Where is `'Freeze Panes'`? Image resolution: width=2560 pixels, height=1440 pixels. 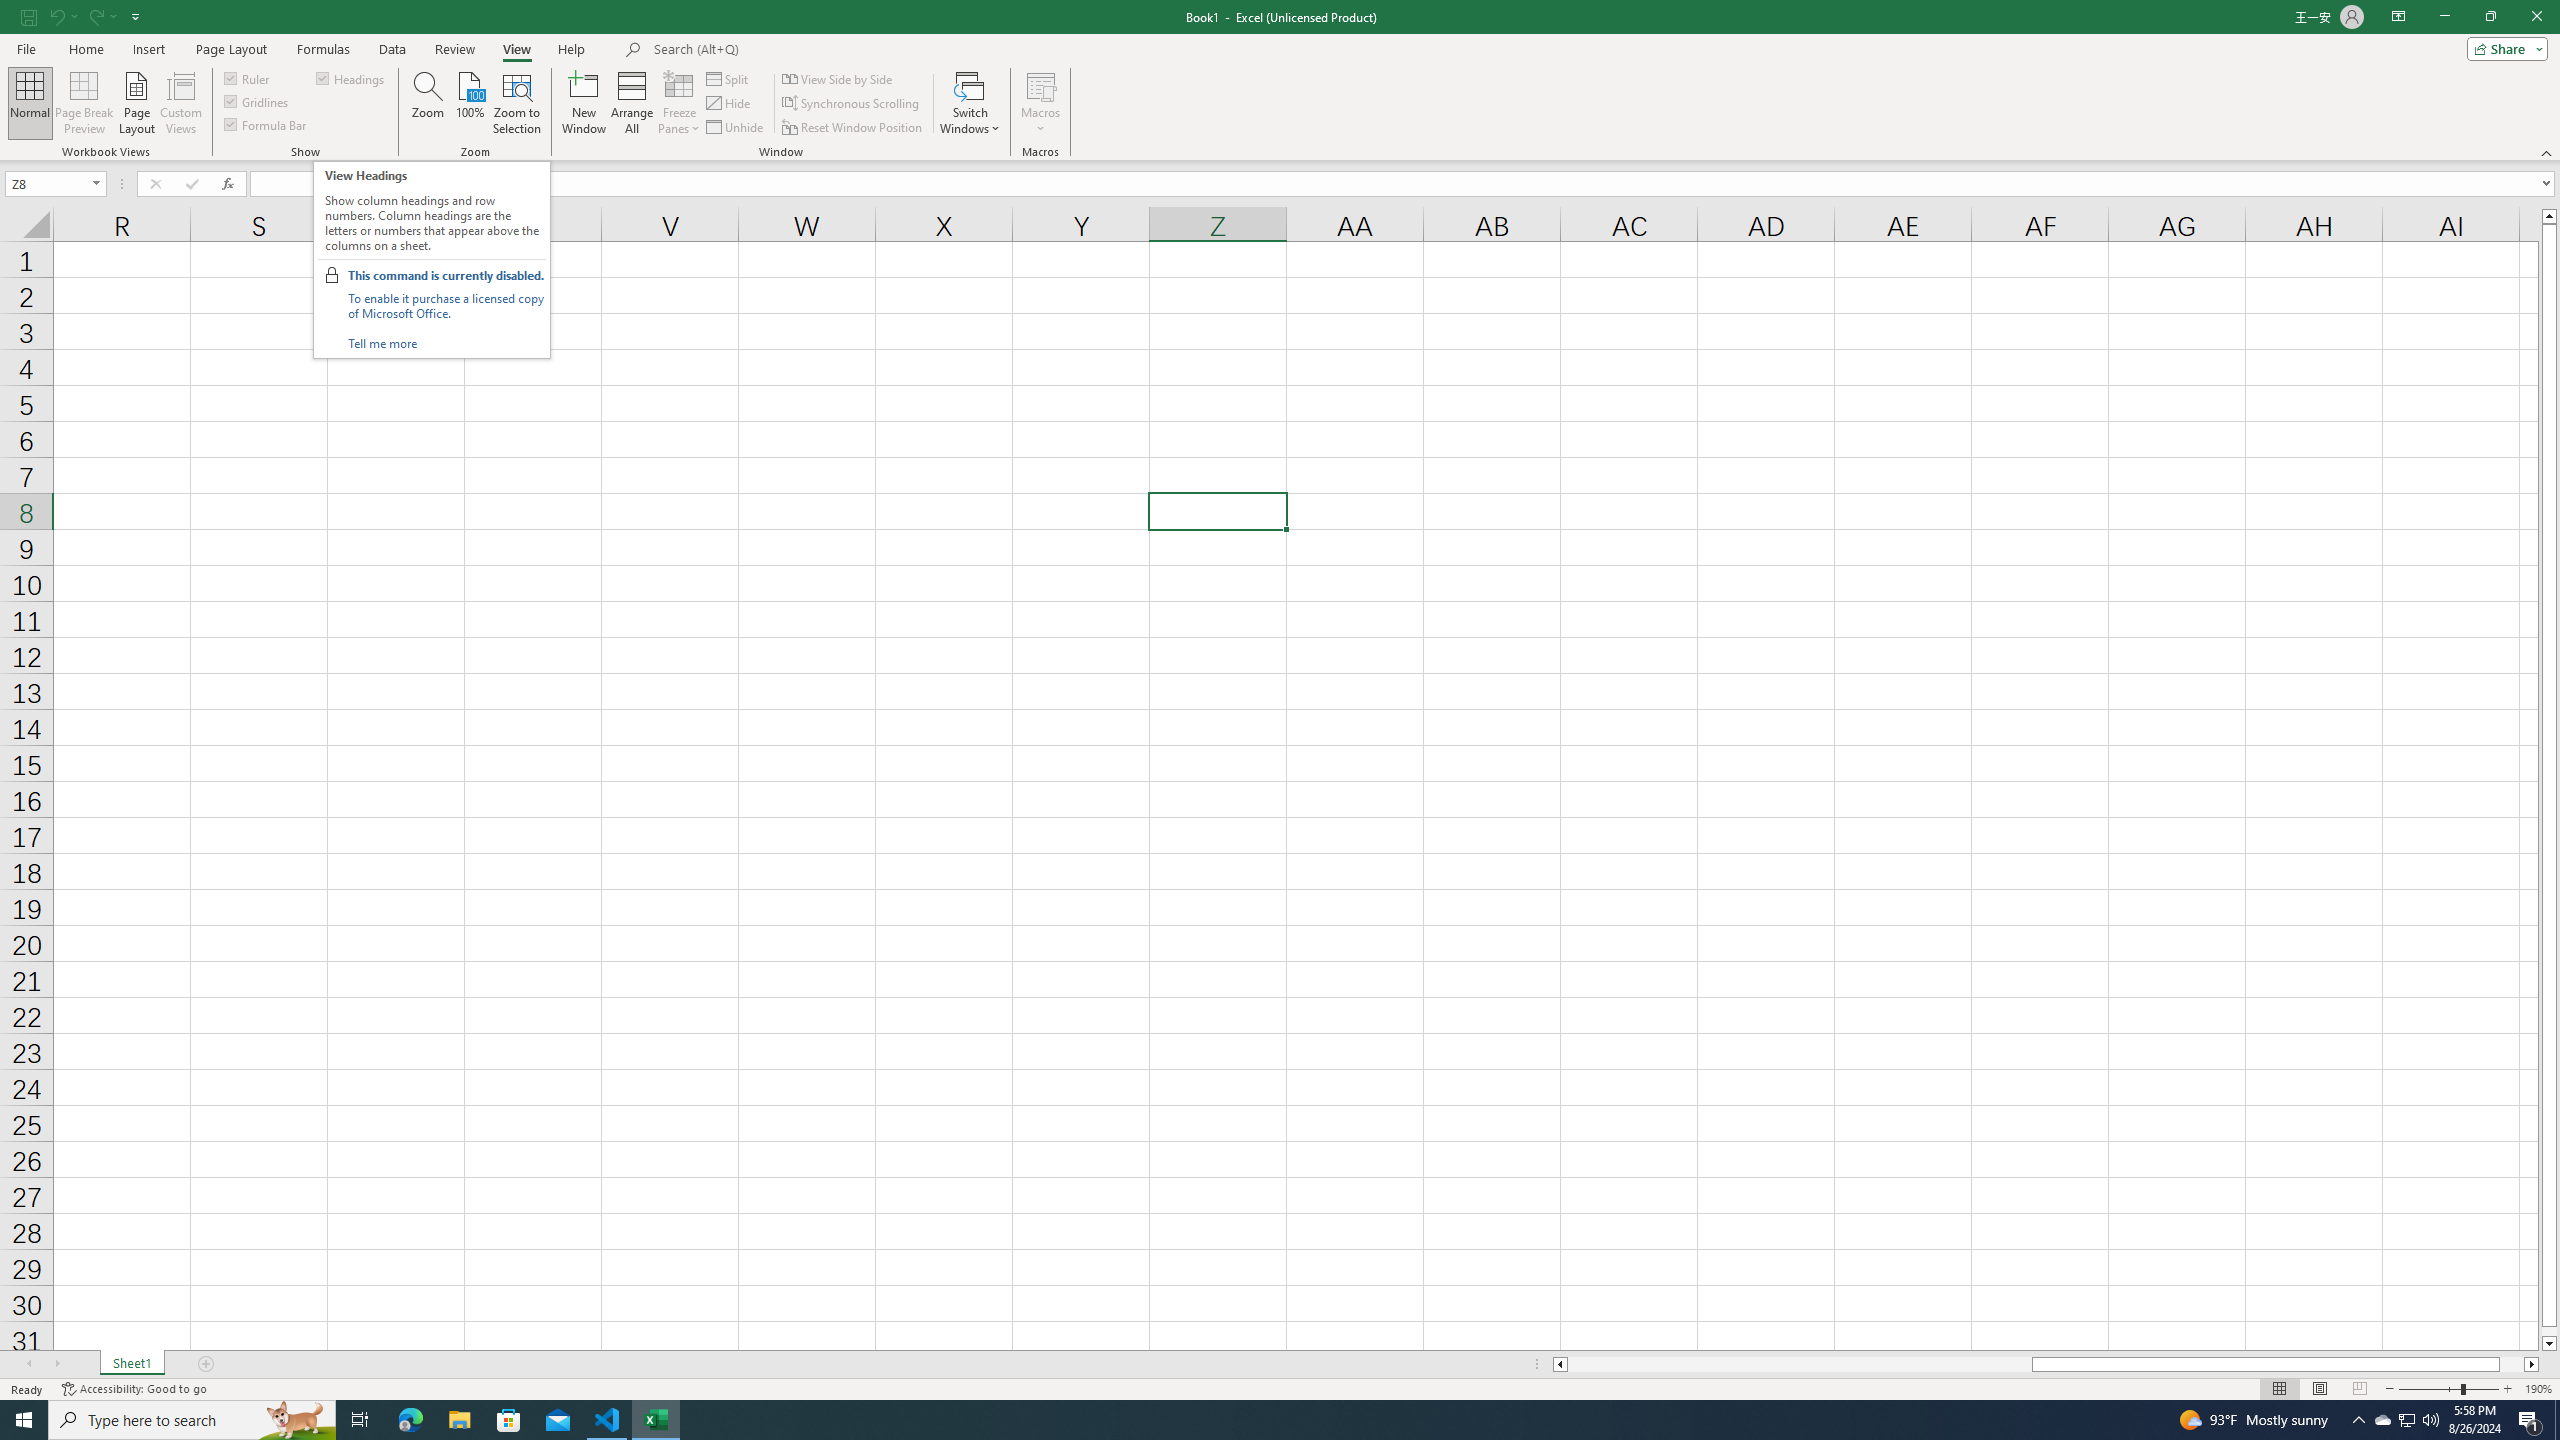
'Freeze Panes' is located at coordinates (678, 103).